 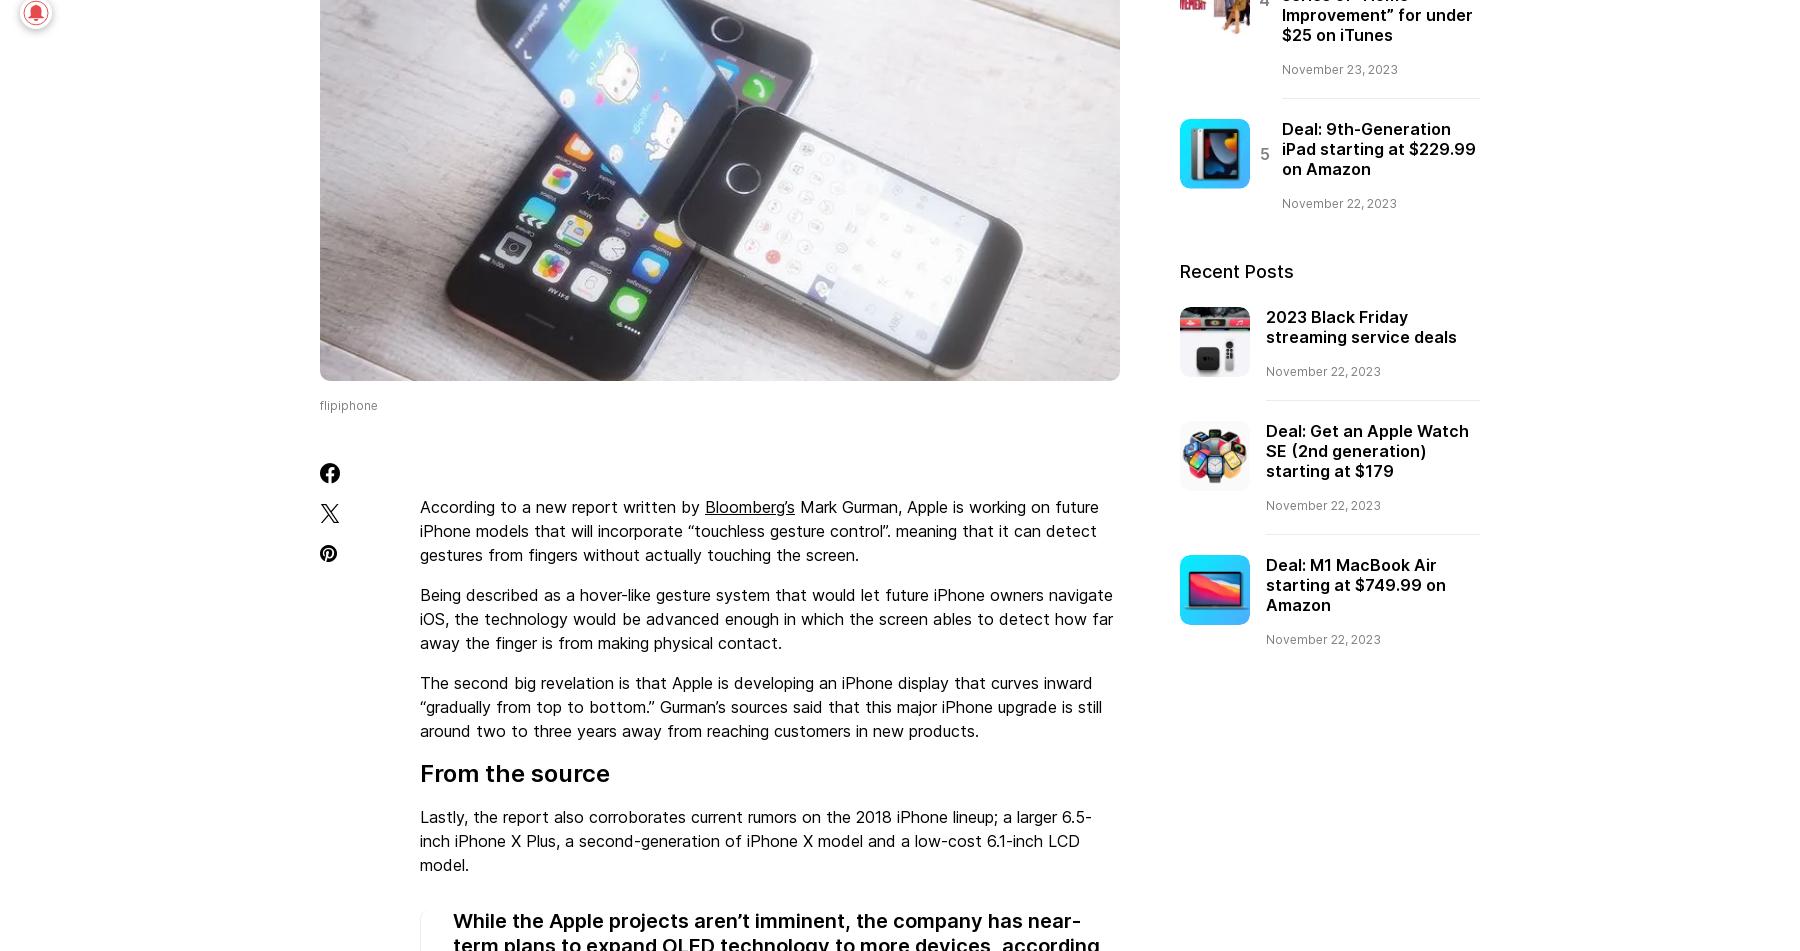 I want to click on 'Mark Gurman, Apple is working on future iPhone models that will incorporate “touchless gesture control”. meaning that it can detect gestures from fingers without actually touching the screen.', so click(x=758, y=528).